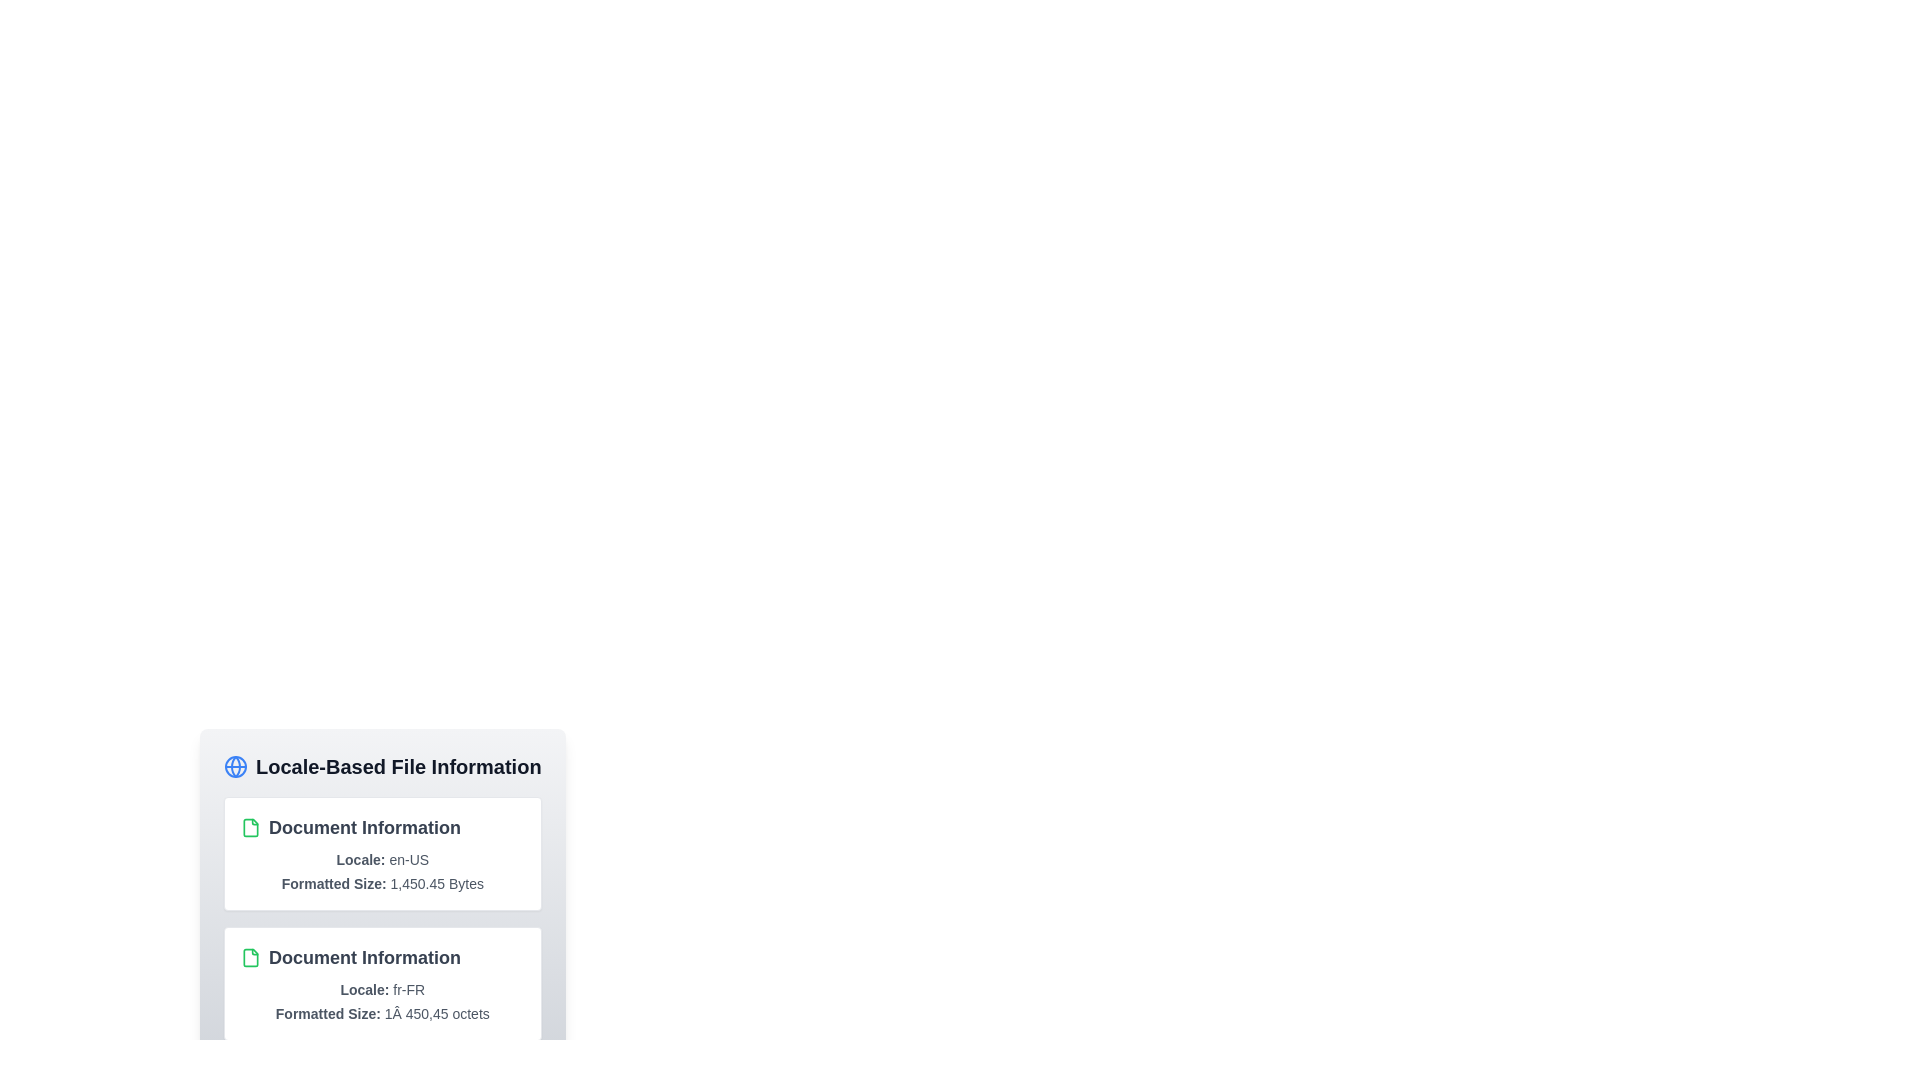  I want to click on the static text element that displays 'Formatted Size: 1,450.45 Bytes', located below 'Locale: en-US' in the 'Document Information' section, so click(382, 882).